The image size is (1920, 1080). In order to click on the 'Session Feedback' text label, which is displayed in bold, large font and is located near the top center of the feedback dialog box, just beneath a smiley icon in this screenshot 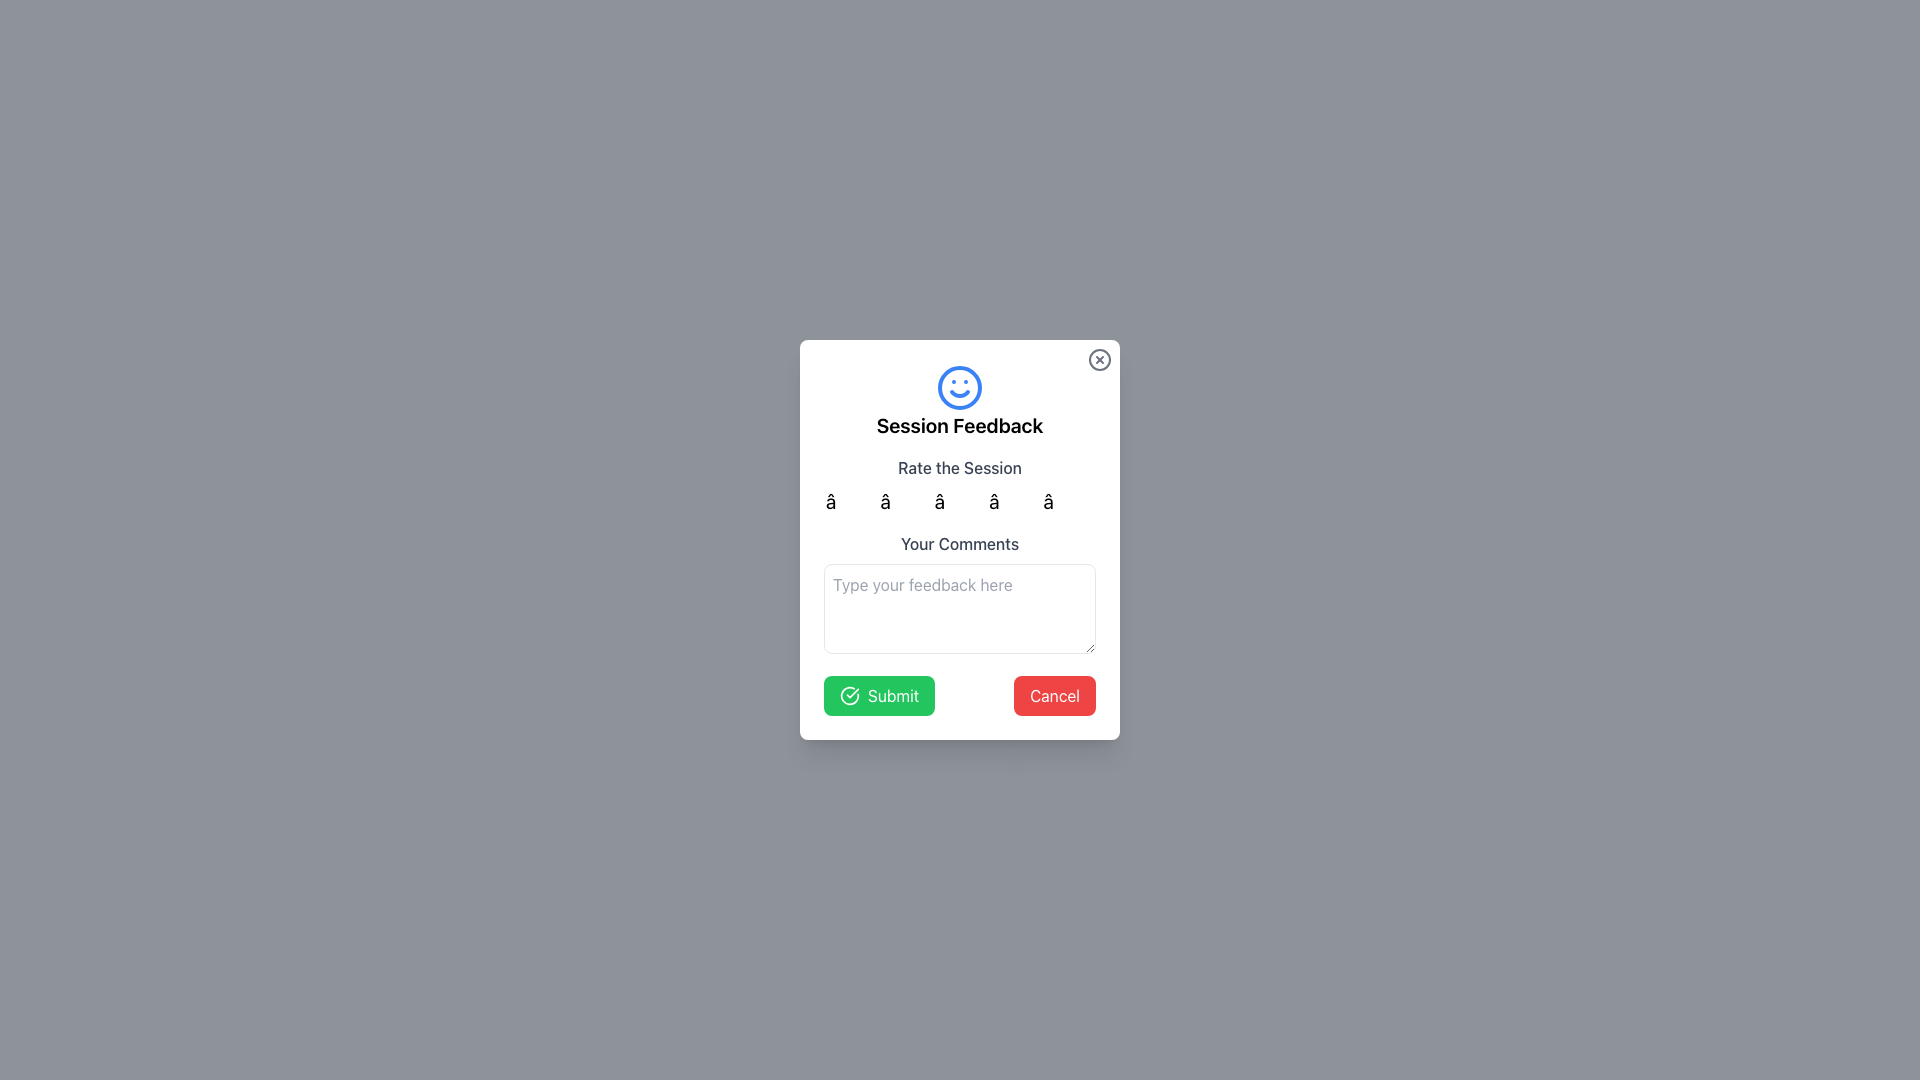, I will do `click(960, 401)`.